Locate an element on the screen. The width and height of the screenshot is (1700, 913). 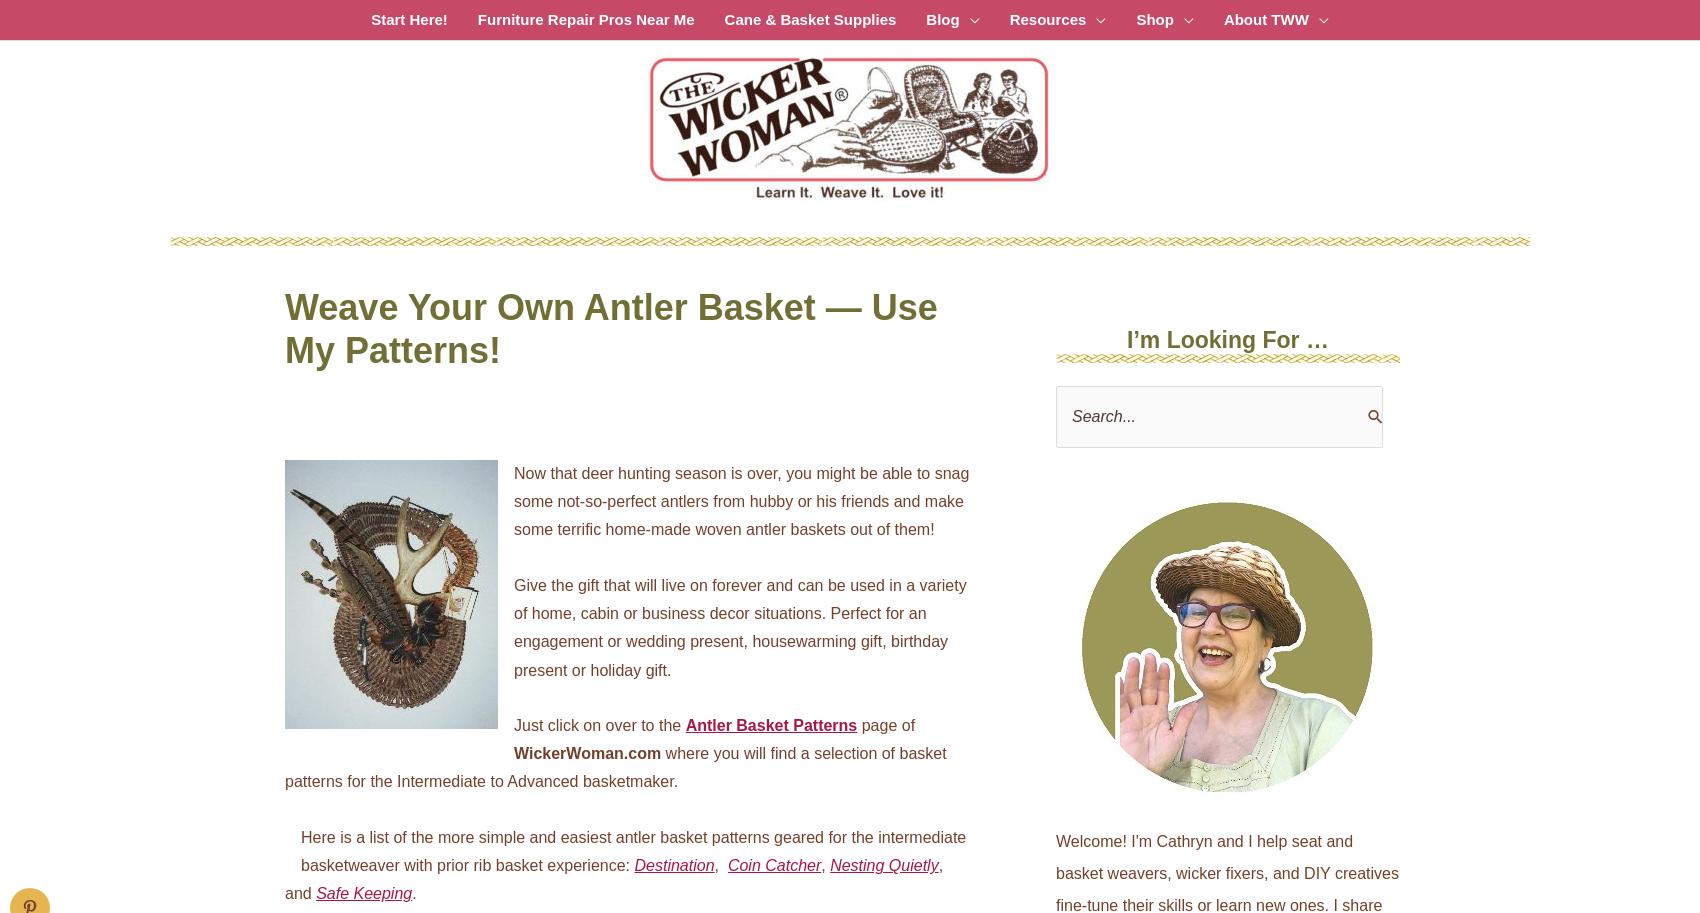
'Resources' is located at coordinates (1046, 19).